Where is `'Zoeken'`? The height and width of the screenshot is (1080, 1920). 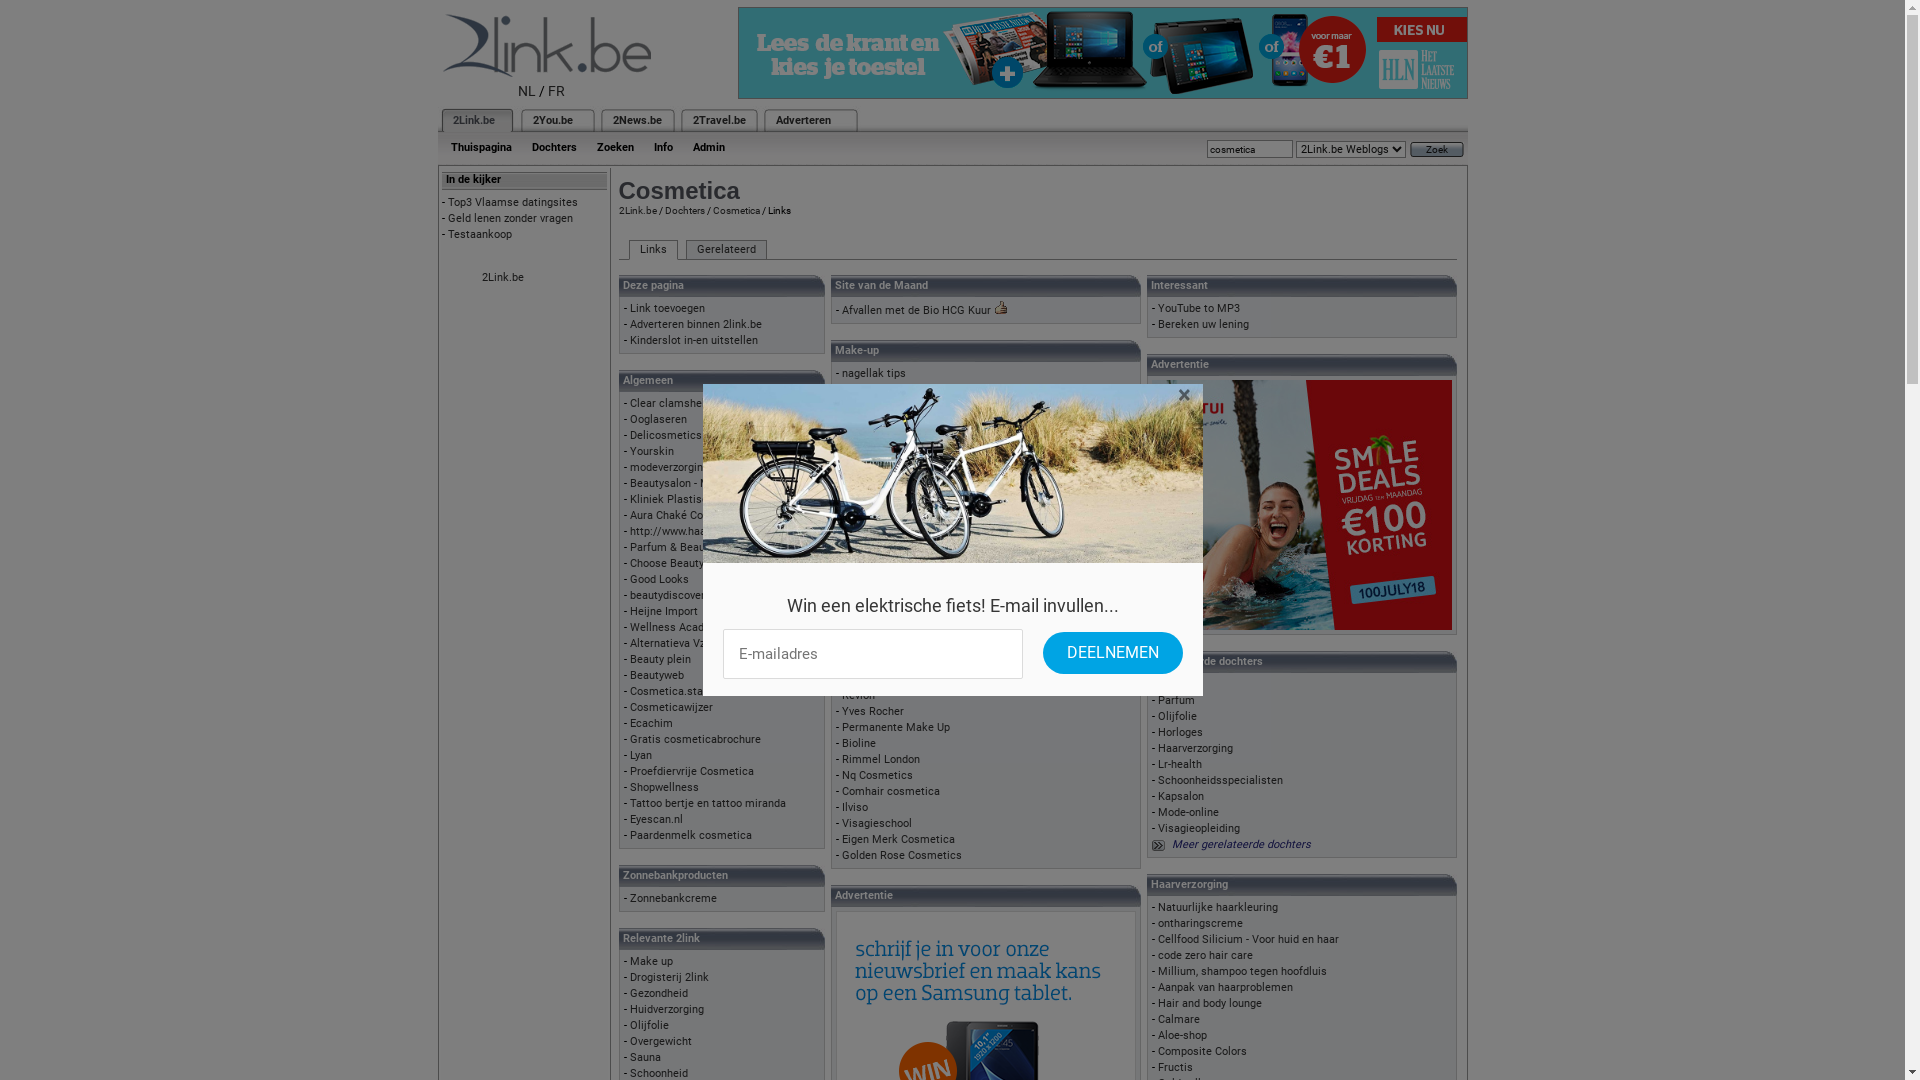 'Zoeken' is located at coordinates (613, 146).